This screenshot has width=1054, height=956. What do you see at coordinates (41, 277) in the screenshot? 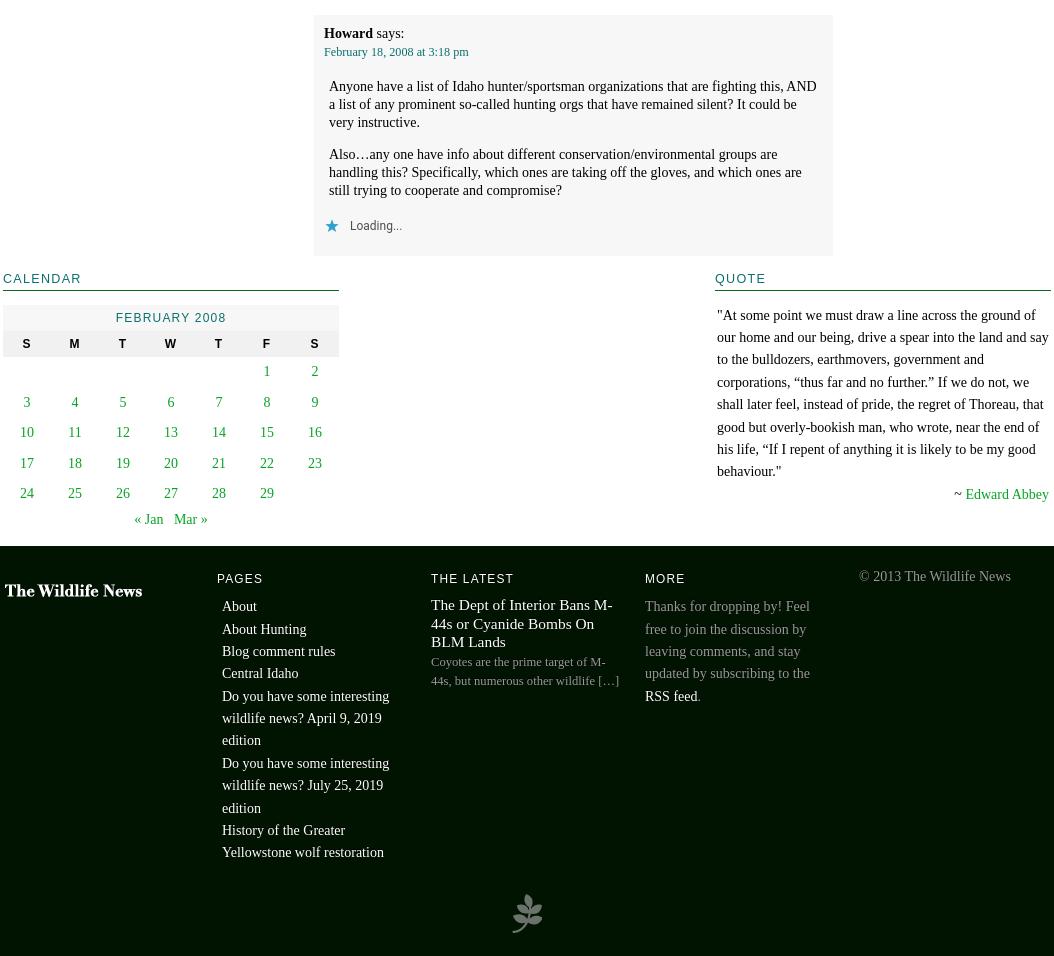
I see `'Calendar'` at bounding box center [41, 277].